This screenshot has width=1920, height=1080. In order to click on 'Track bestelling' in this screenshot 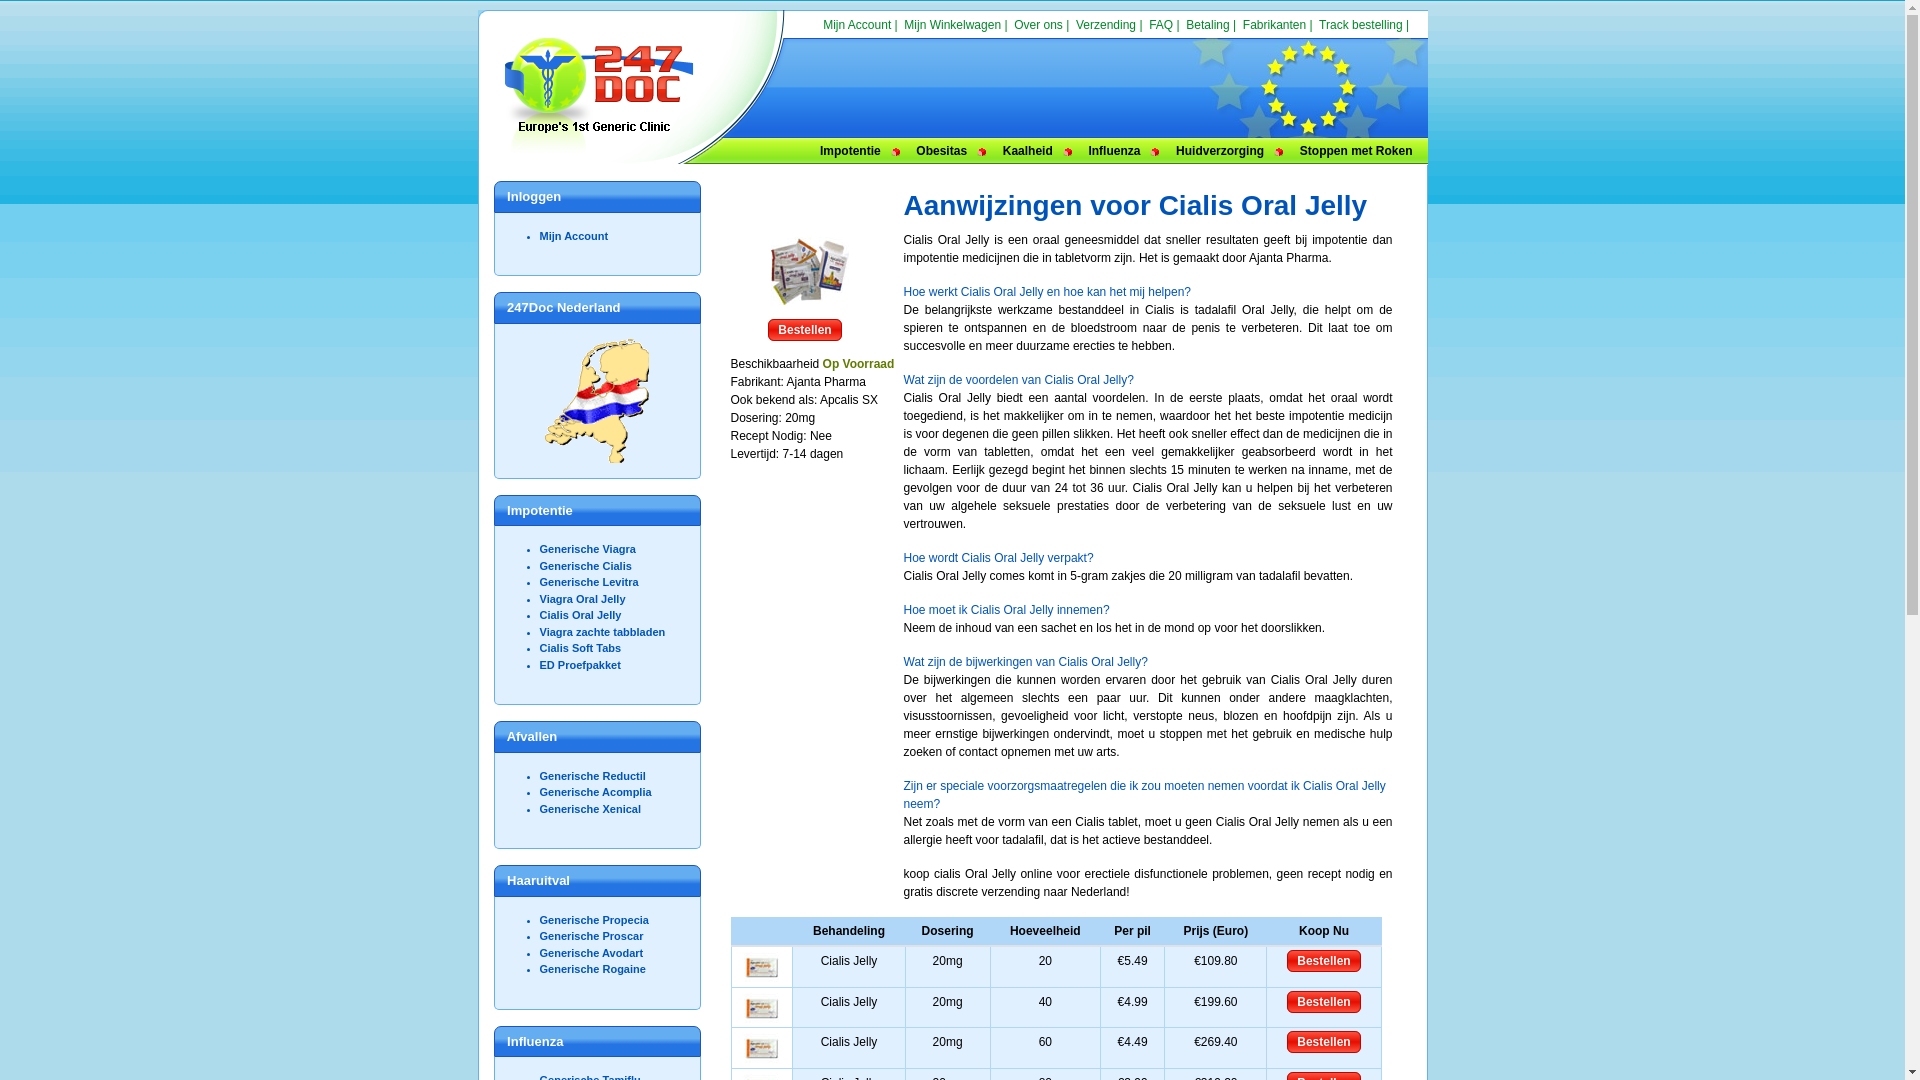, I will do `click(1360, 24)`.